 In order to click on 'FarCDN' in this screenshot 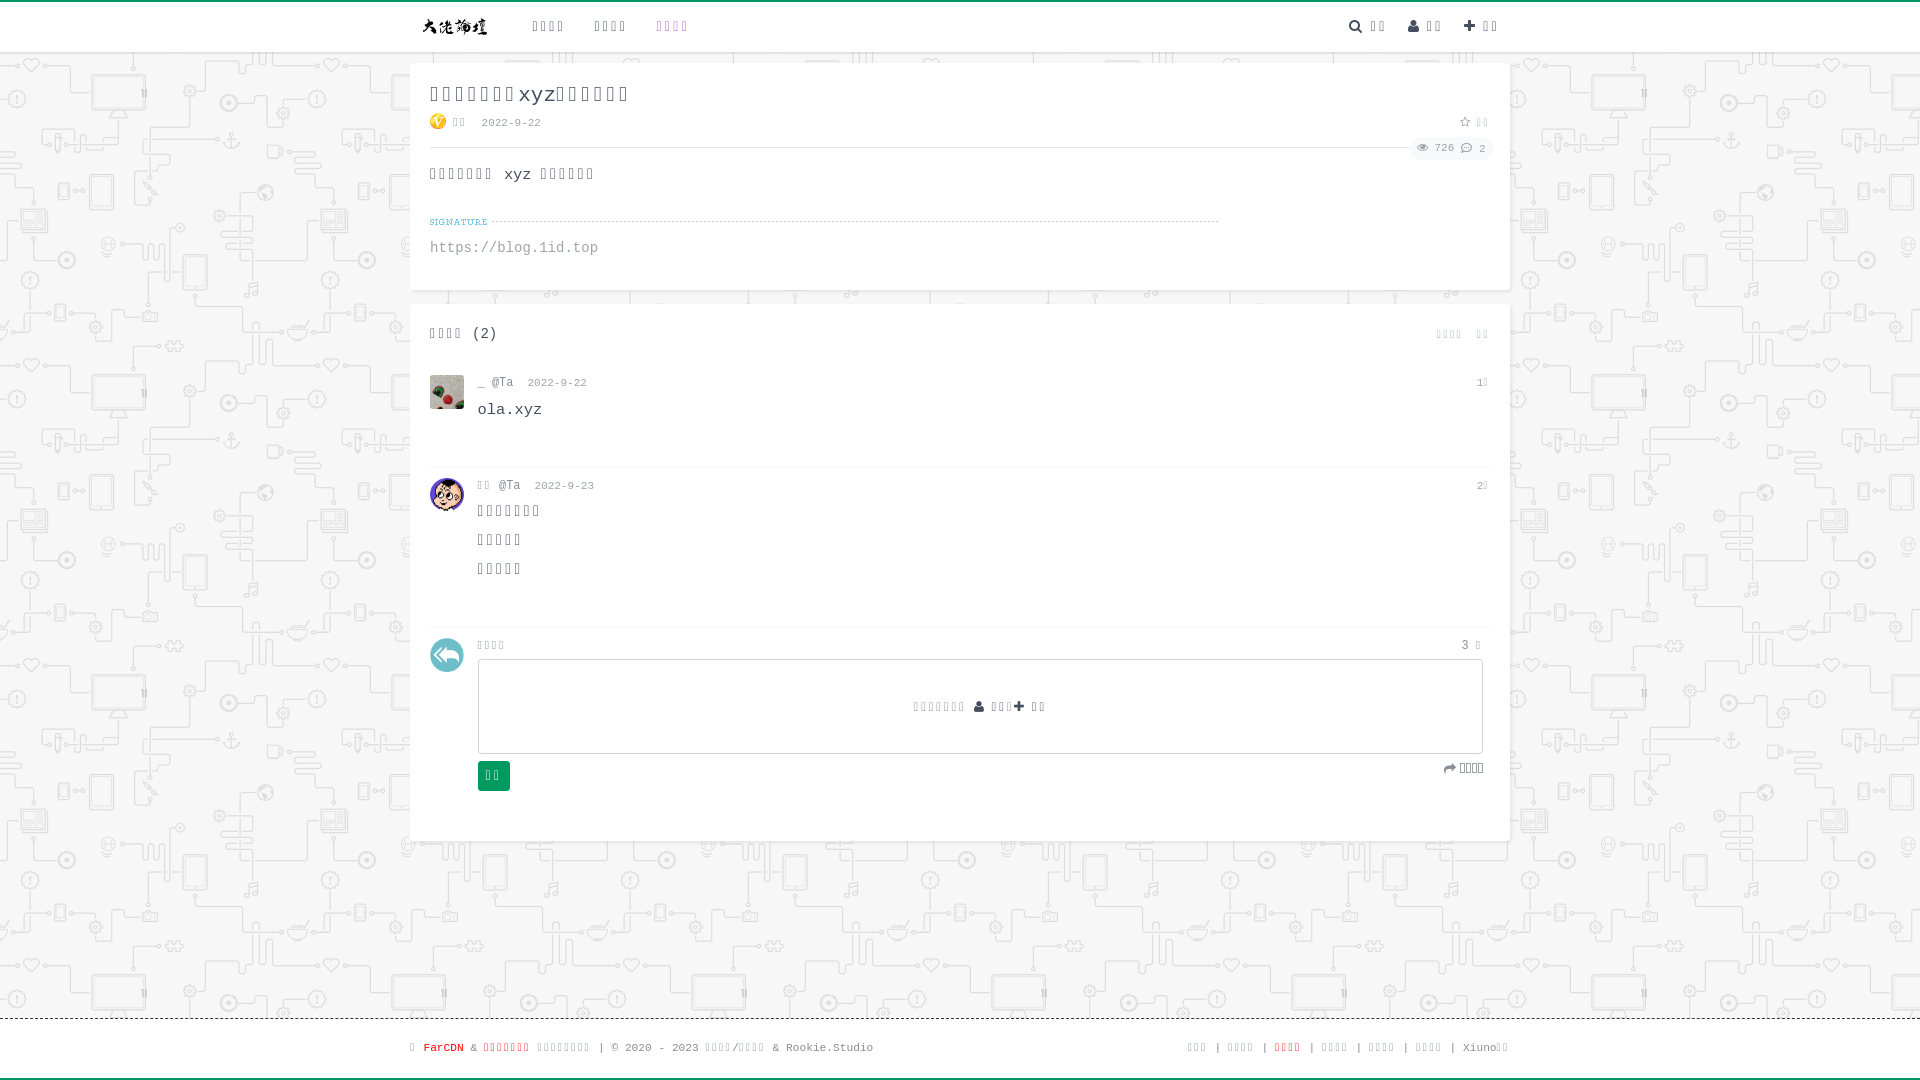, I will do `click(441, 1047)`.